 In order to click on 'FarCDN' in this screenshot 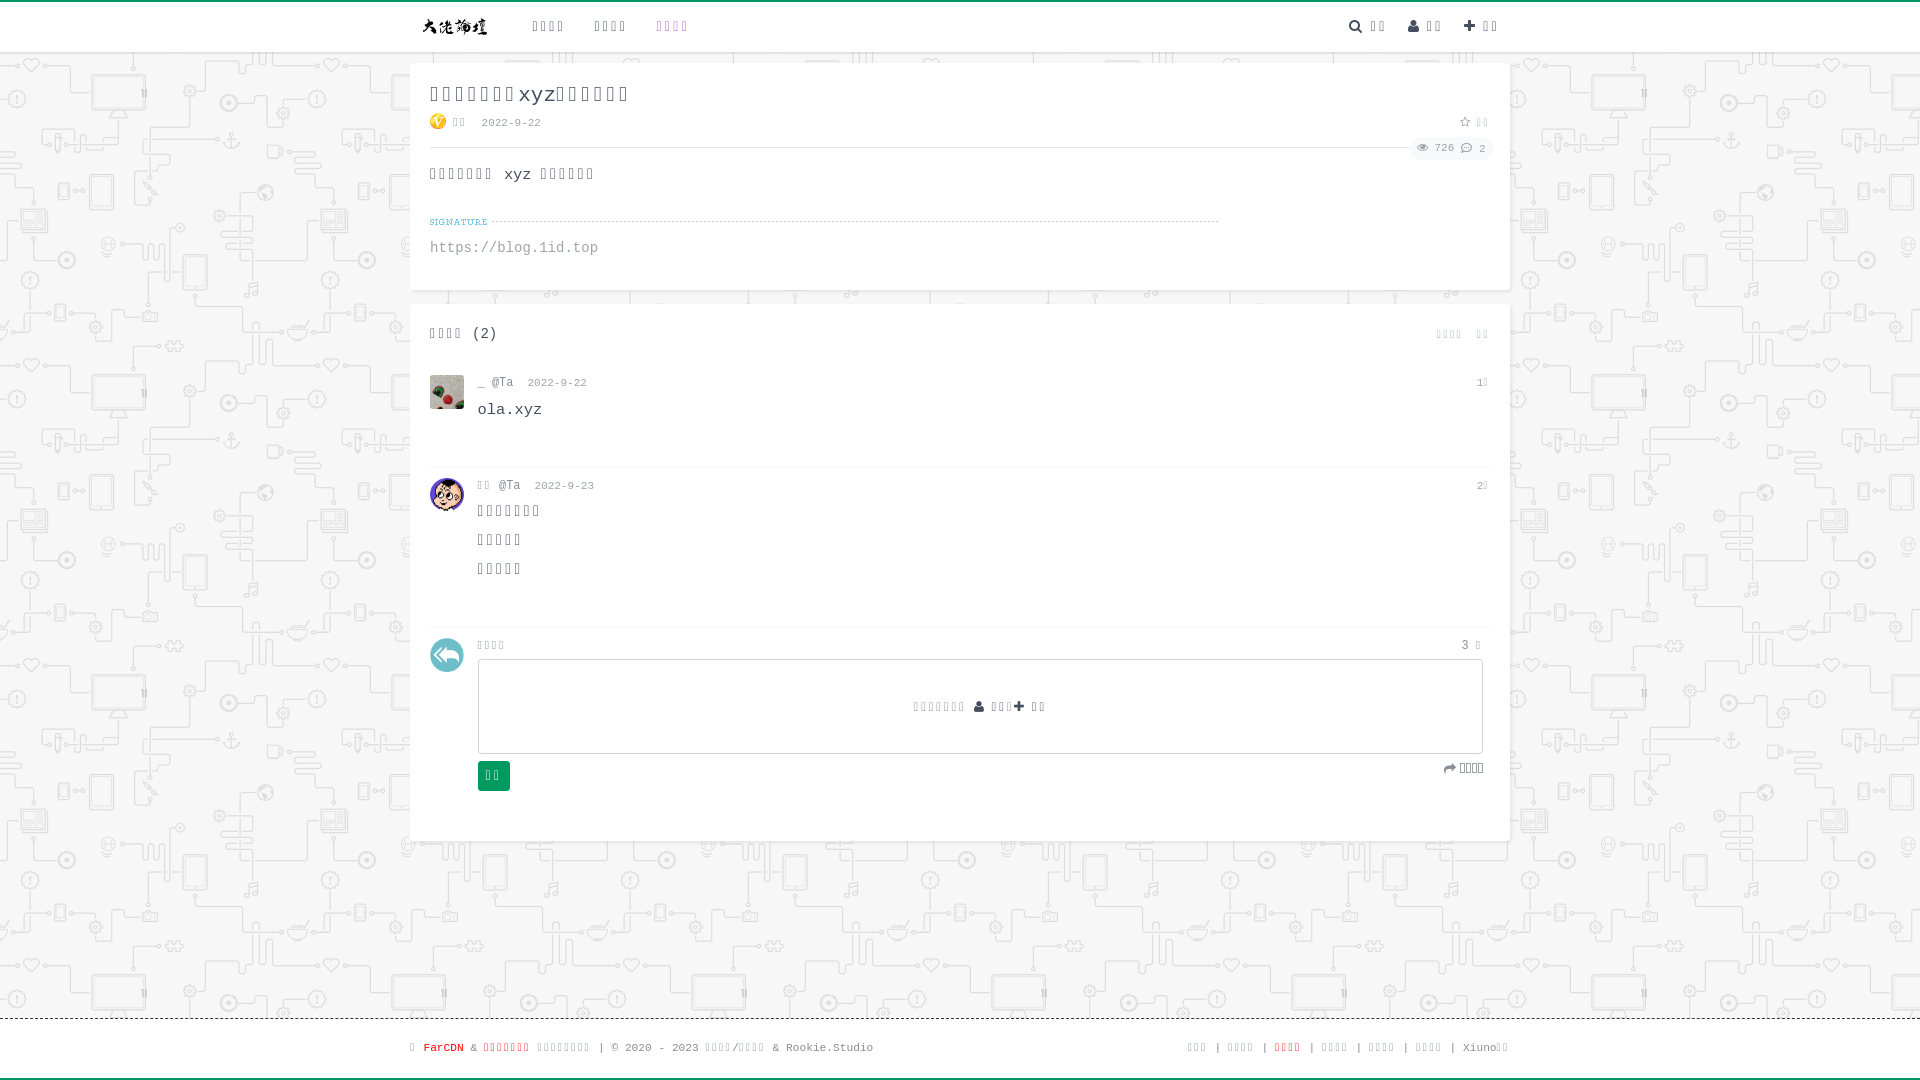, I will do `click(441, 1047)`.